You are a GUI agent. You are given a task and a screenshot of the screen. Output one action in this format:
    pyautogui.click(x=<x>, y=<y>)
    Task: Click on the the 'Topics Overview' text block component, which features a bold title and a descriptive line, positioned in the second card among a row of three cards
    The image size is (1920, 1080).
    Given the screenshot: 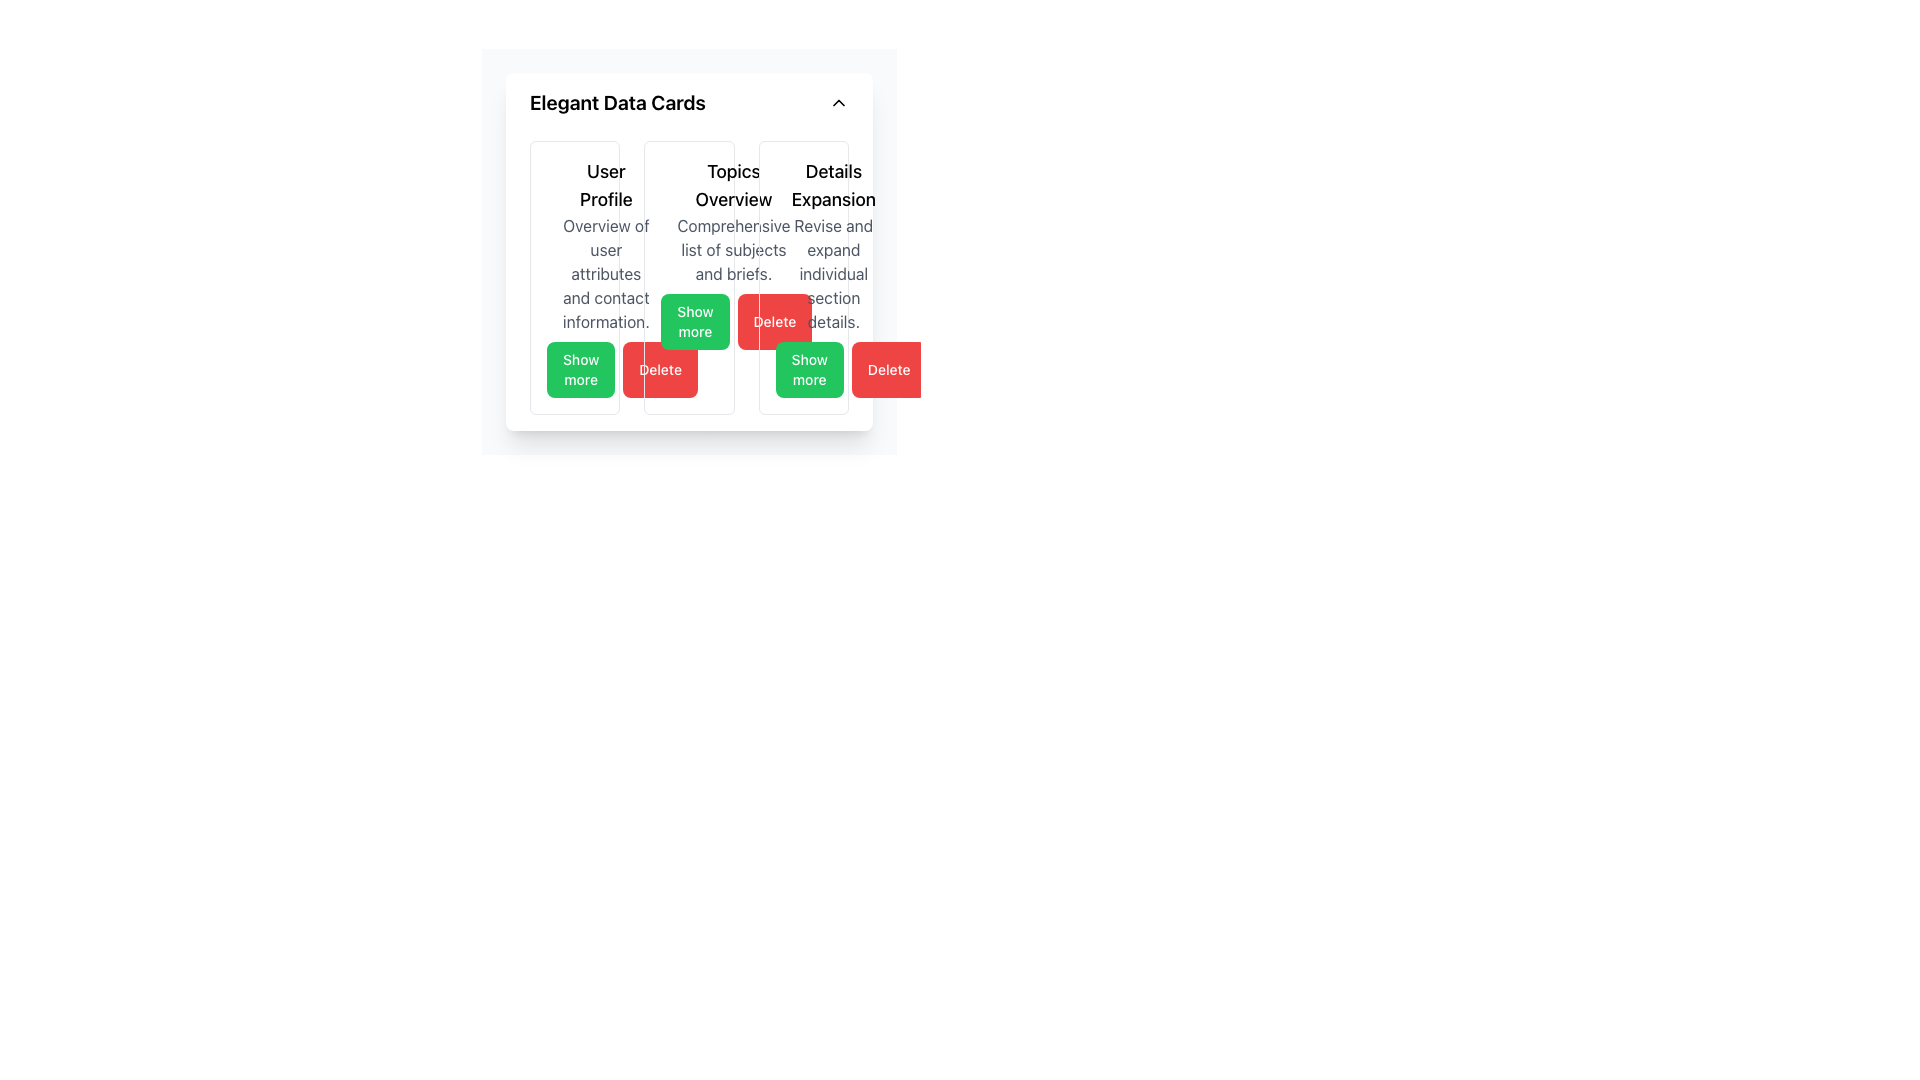 What is the action you would take?
    pyautogui.click(x=689, y=222)
    